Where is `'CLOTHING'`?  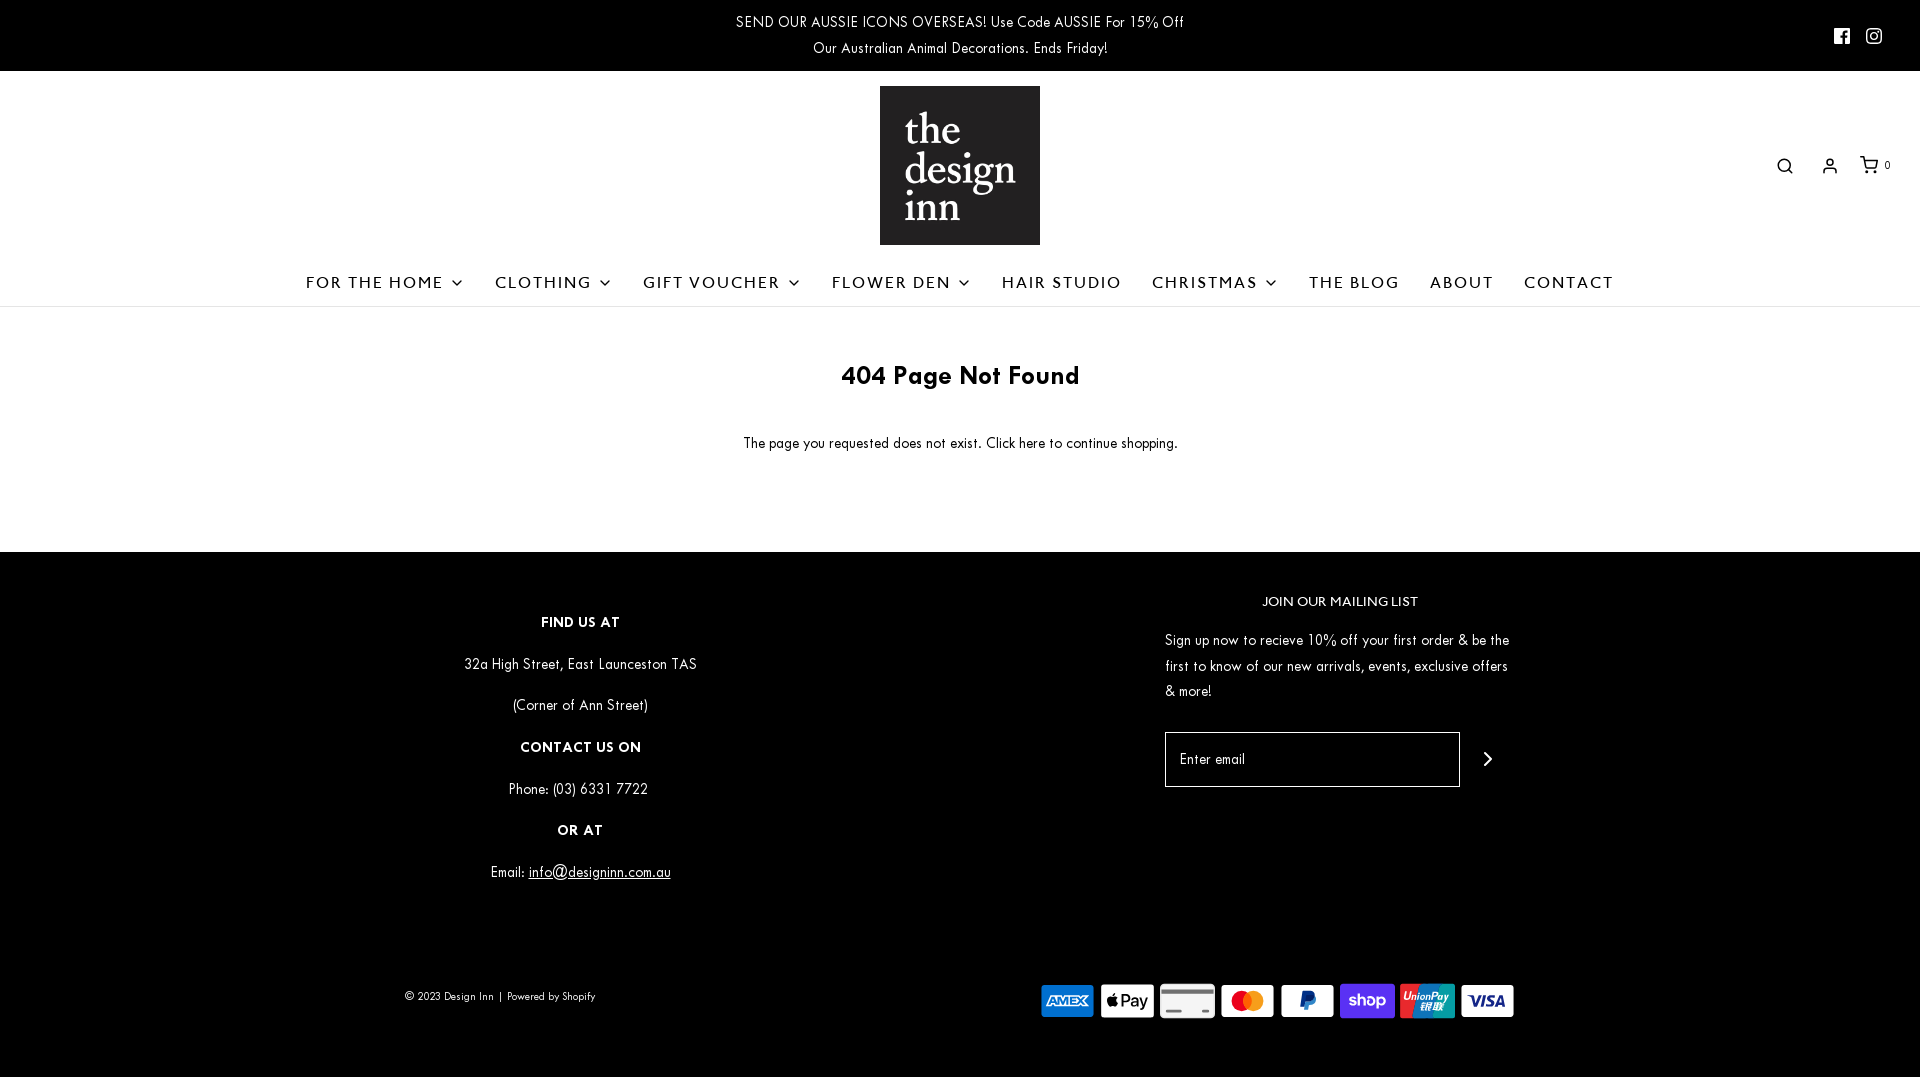
'CLOTHING' is located at coordinates (553, 282).